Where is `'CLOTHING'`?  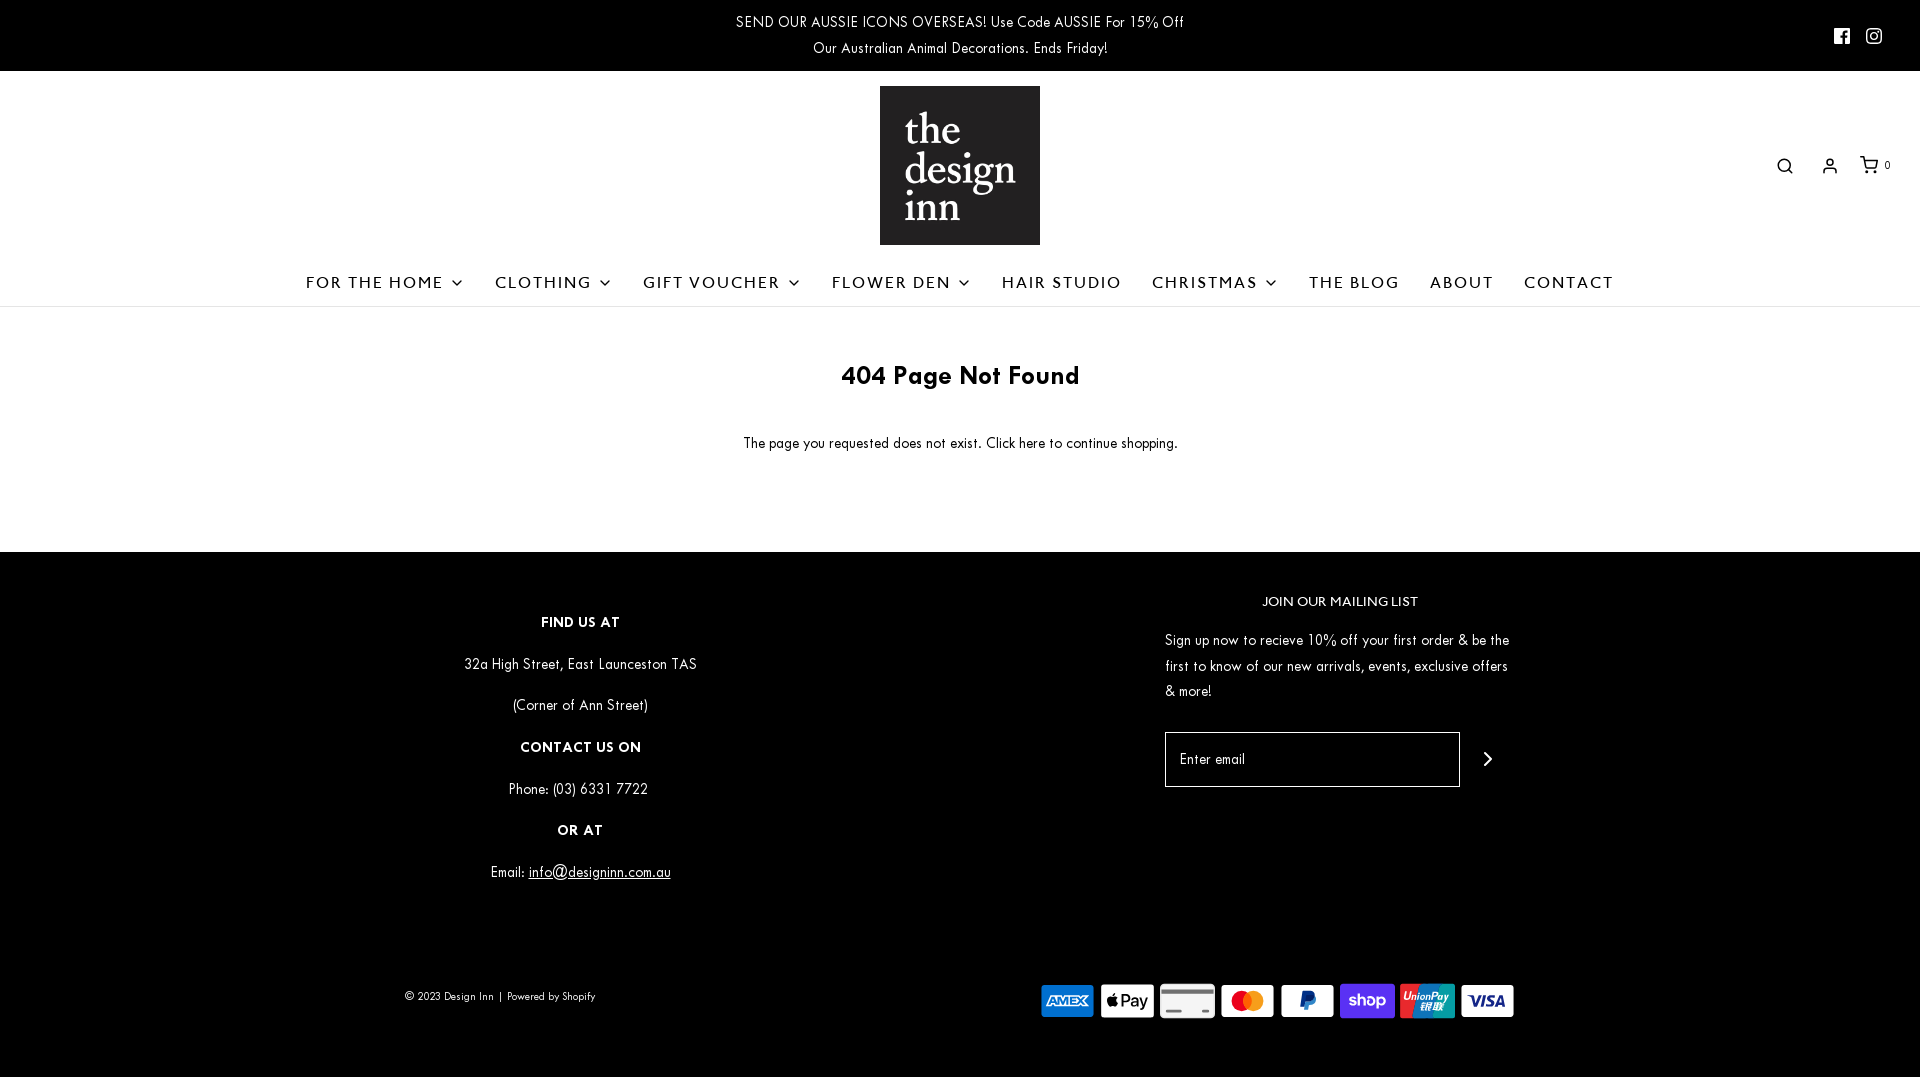
'CLOTHING' is located at coordinates (553, 282).